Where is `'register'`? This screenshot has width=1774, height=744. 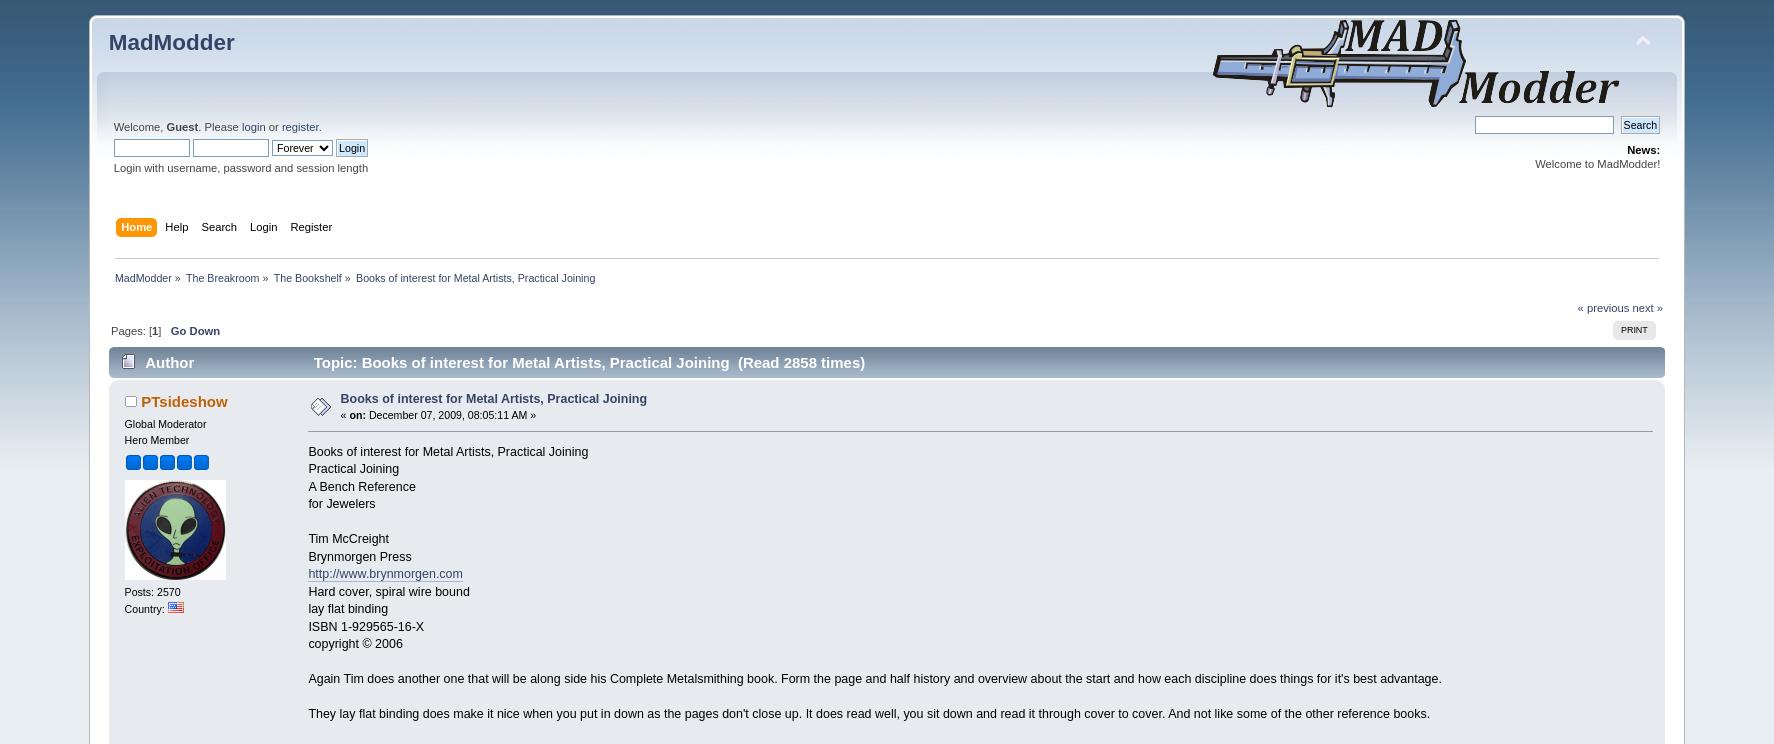
'register' is located at coordinates (299, 127).